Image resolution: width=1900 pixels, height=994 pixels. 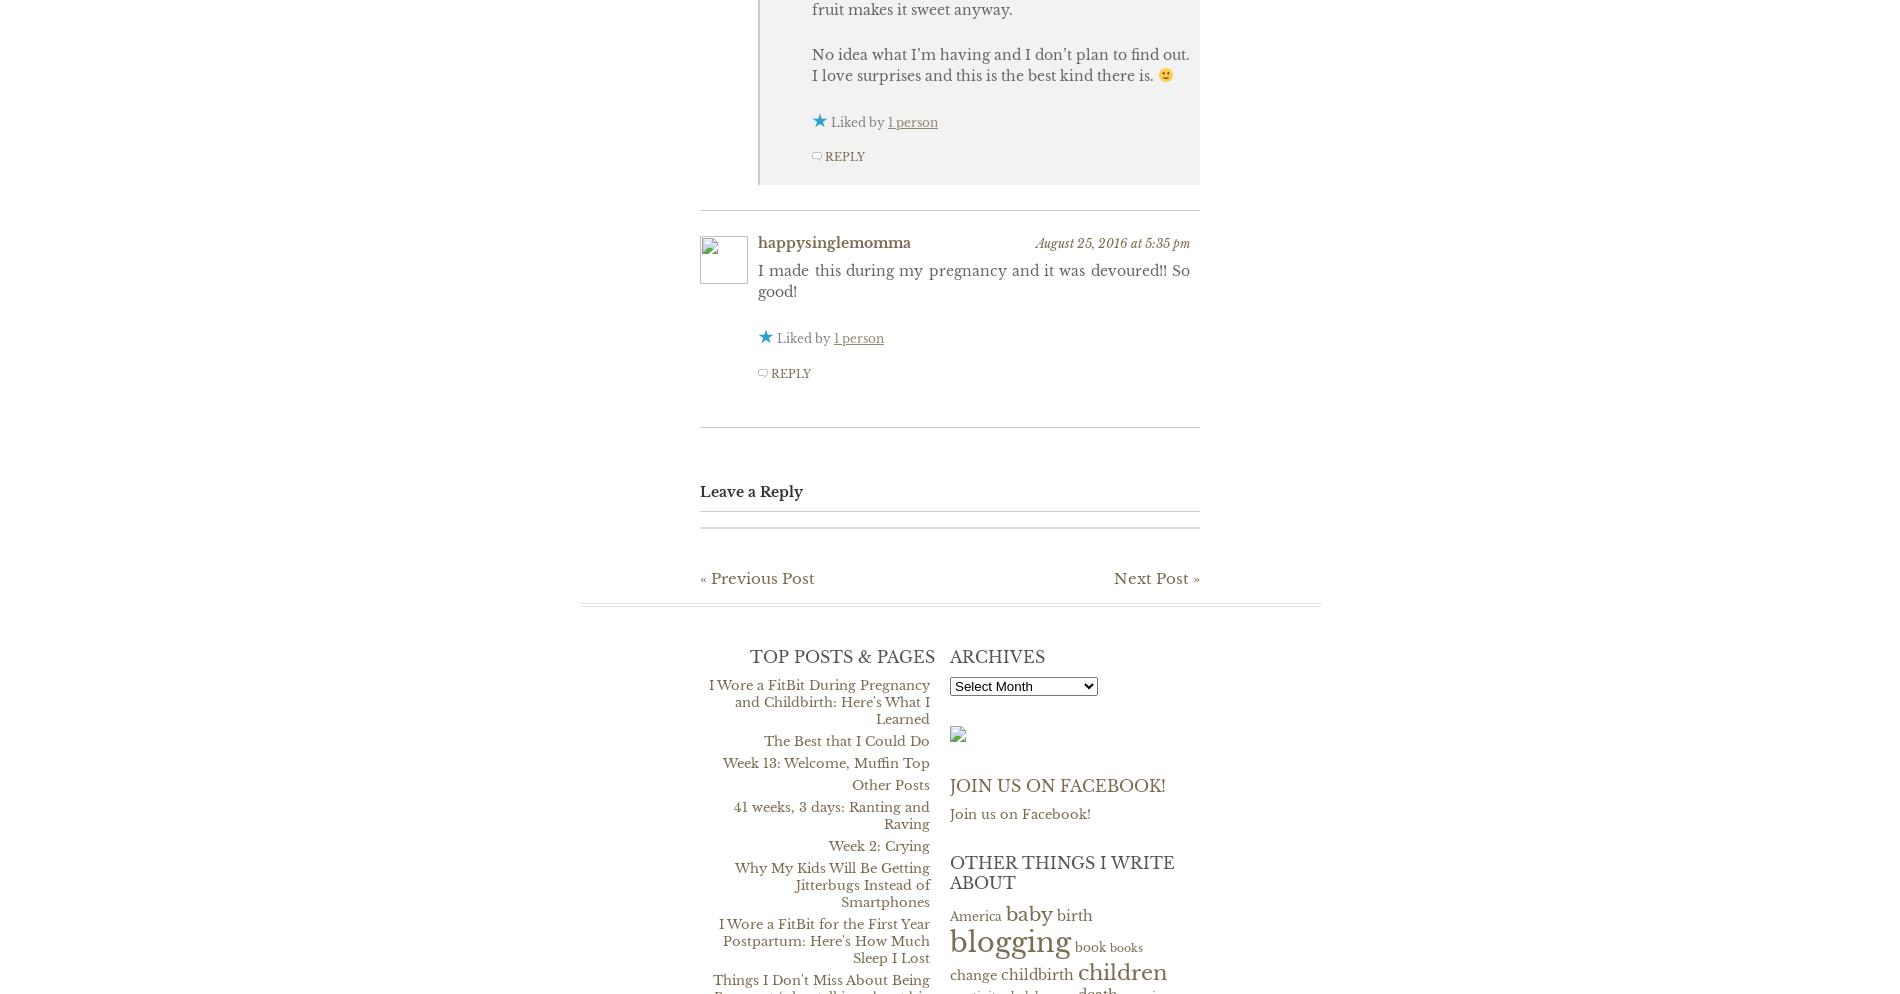 What do you see at coordinates (1062, 872) in the screenshot?
I see `'Other Things I Write About'` at bounding box center [1062, 872].